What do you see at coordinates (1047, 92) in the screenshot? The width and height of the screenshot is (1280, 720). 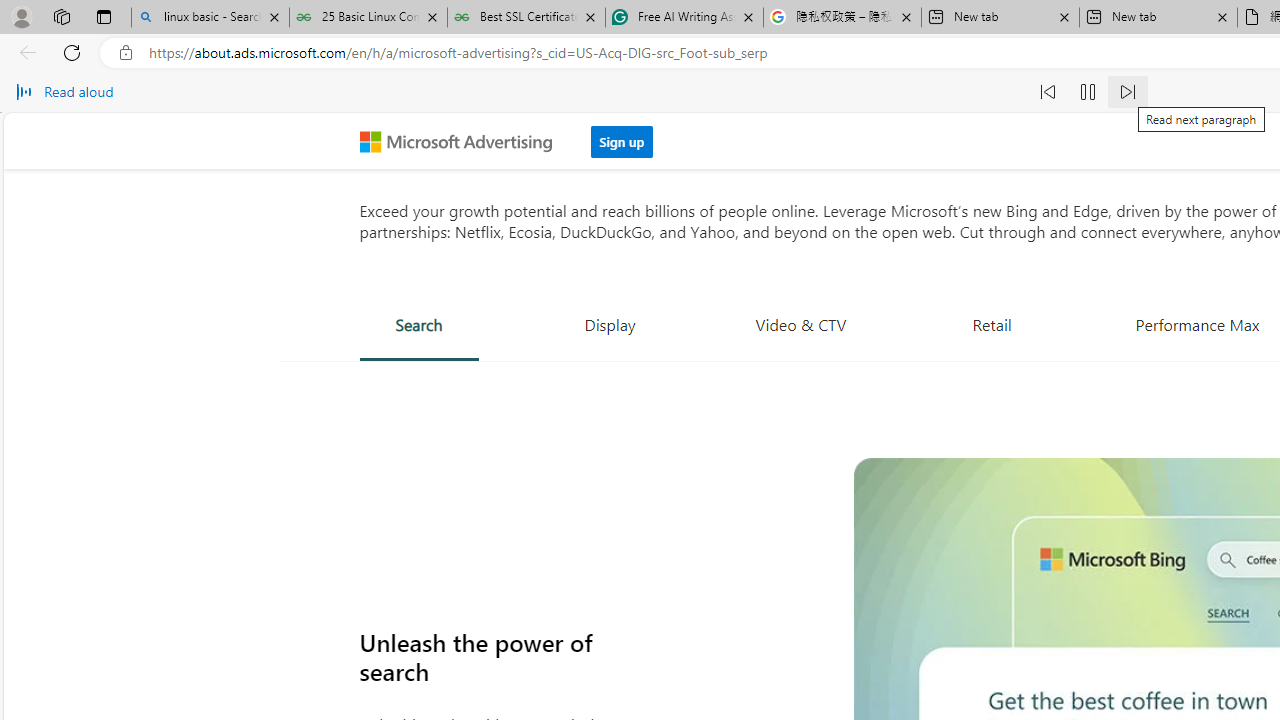 I see `'Read previous paragraph'` at bounding box center [1047, 92].